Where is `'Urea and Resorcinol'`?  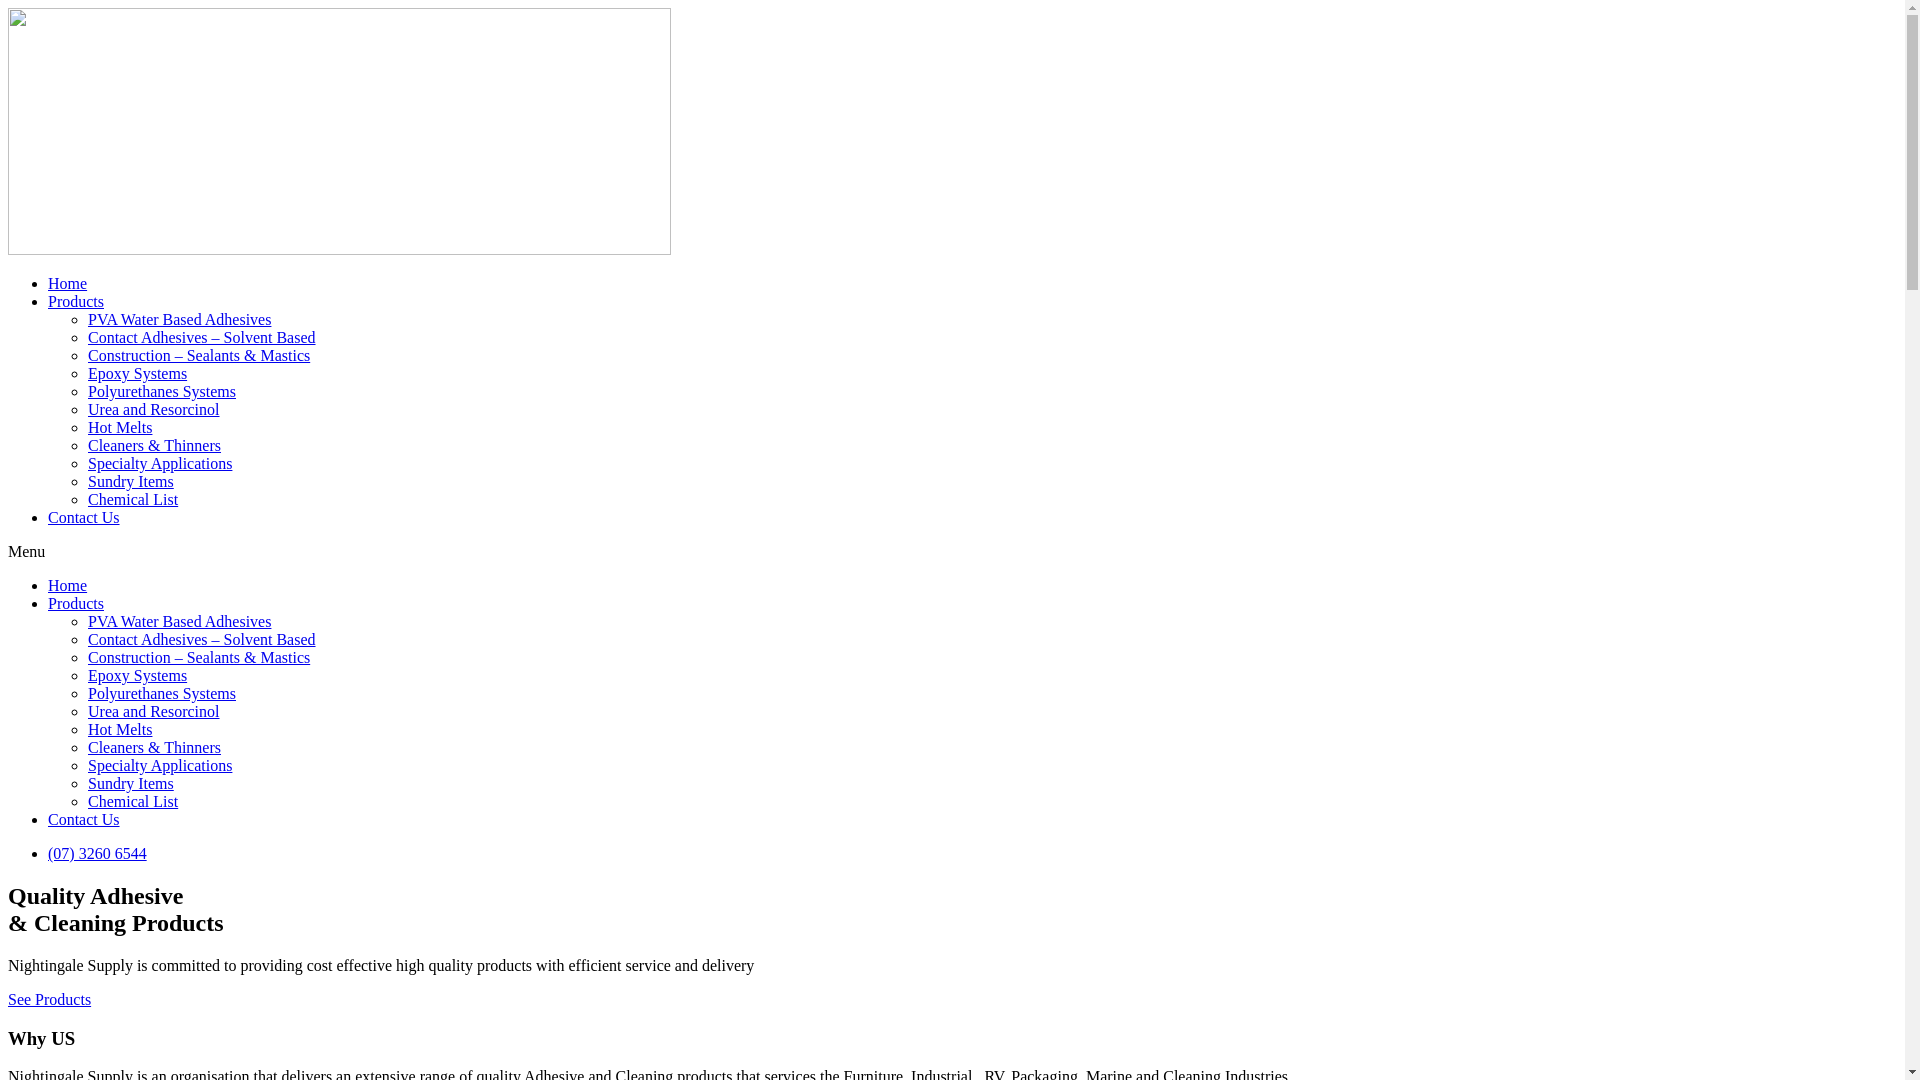 'Urea and Resorcinol' is located at coordinates (152, 408).